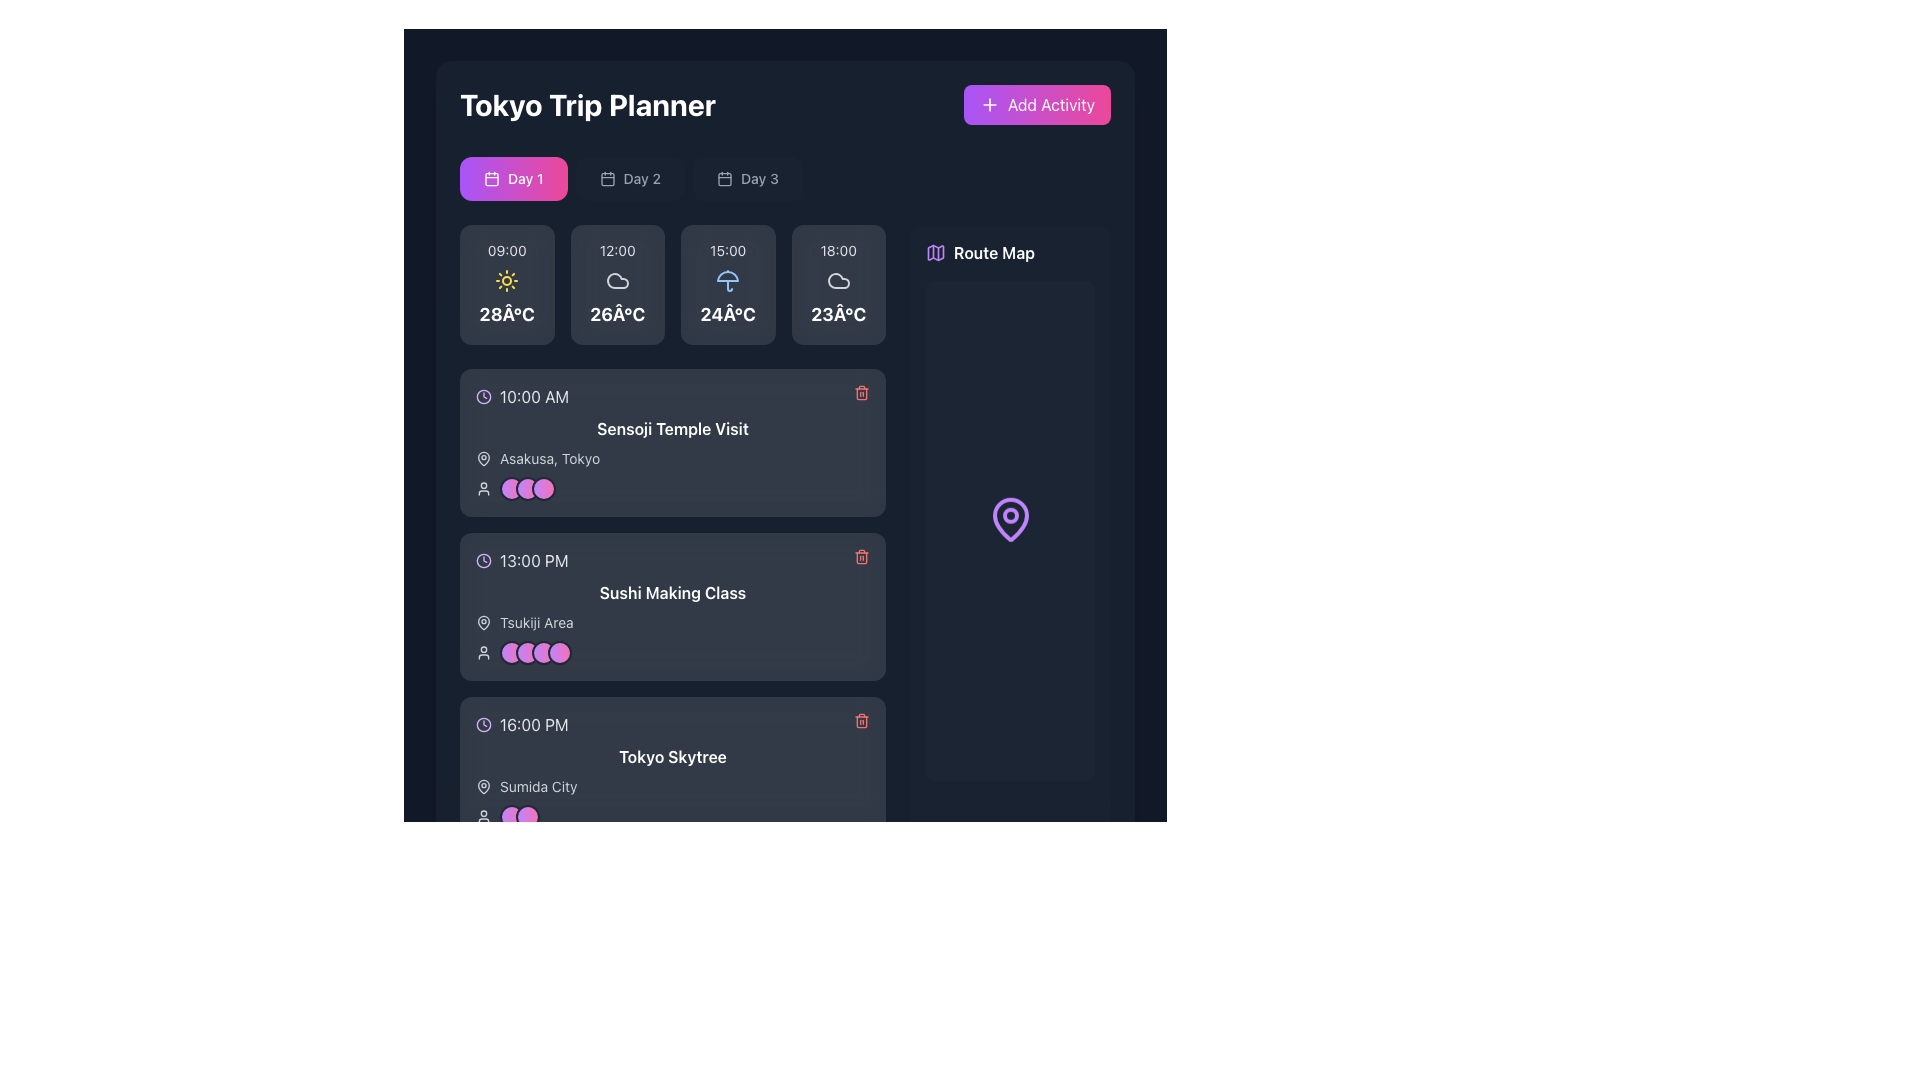 The image size is (1920, 1080). Describe the element at coordinates (507, 281) in the screenshot. I see `the sun icon representing sunny weather in the first weather panel, which indicates a temperature of 28°C at 09:00` at that location.